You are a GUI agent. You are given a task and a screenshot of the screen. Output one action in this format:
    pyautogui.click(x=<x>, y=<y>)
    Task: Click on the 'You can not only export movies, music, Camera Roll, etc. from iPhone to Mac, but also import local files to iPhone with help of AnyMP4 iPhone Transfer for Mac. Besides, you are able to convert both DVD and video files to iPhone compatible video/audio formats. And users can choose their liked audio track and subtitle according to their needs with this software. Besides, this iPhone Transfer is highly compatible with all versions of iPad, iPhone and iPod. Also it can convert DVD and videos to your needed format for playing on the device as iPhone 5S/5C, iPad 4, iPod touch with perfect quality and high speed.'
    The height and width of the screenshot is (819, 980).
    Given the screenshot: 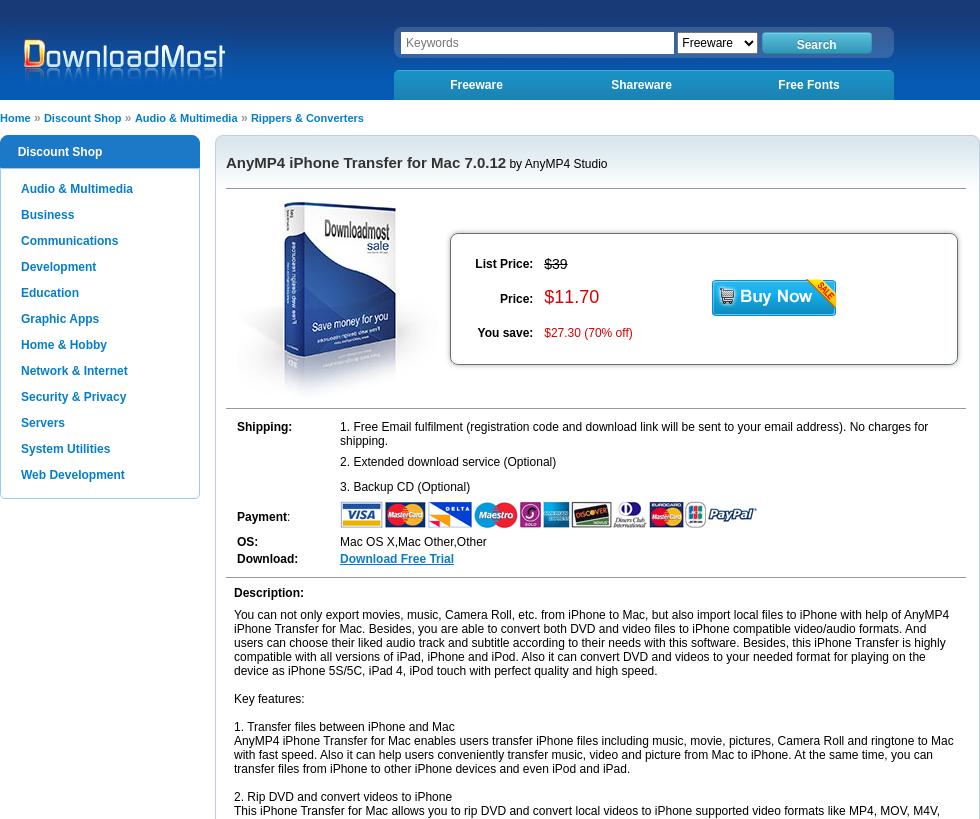 What is the action you would take?
    pyautogui.click(x=234, y=641)
    